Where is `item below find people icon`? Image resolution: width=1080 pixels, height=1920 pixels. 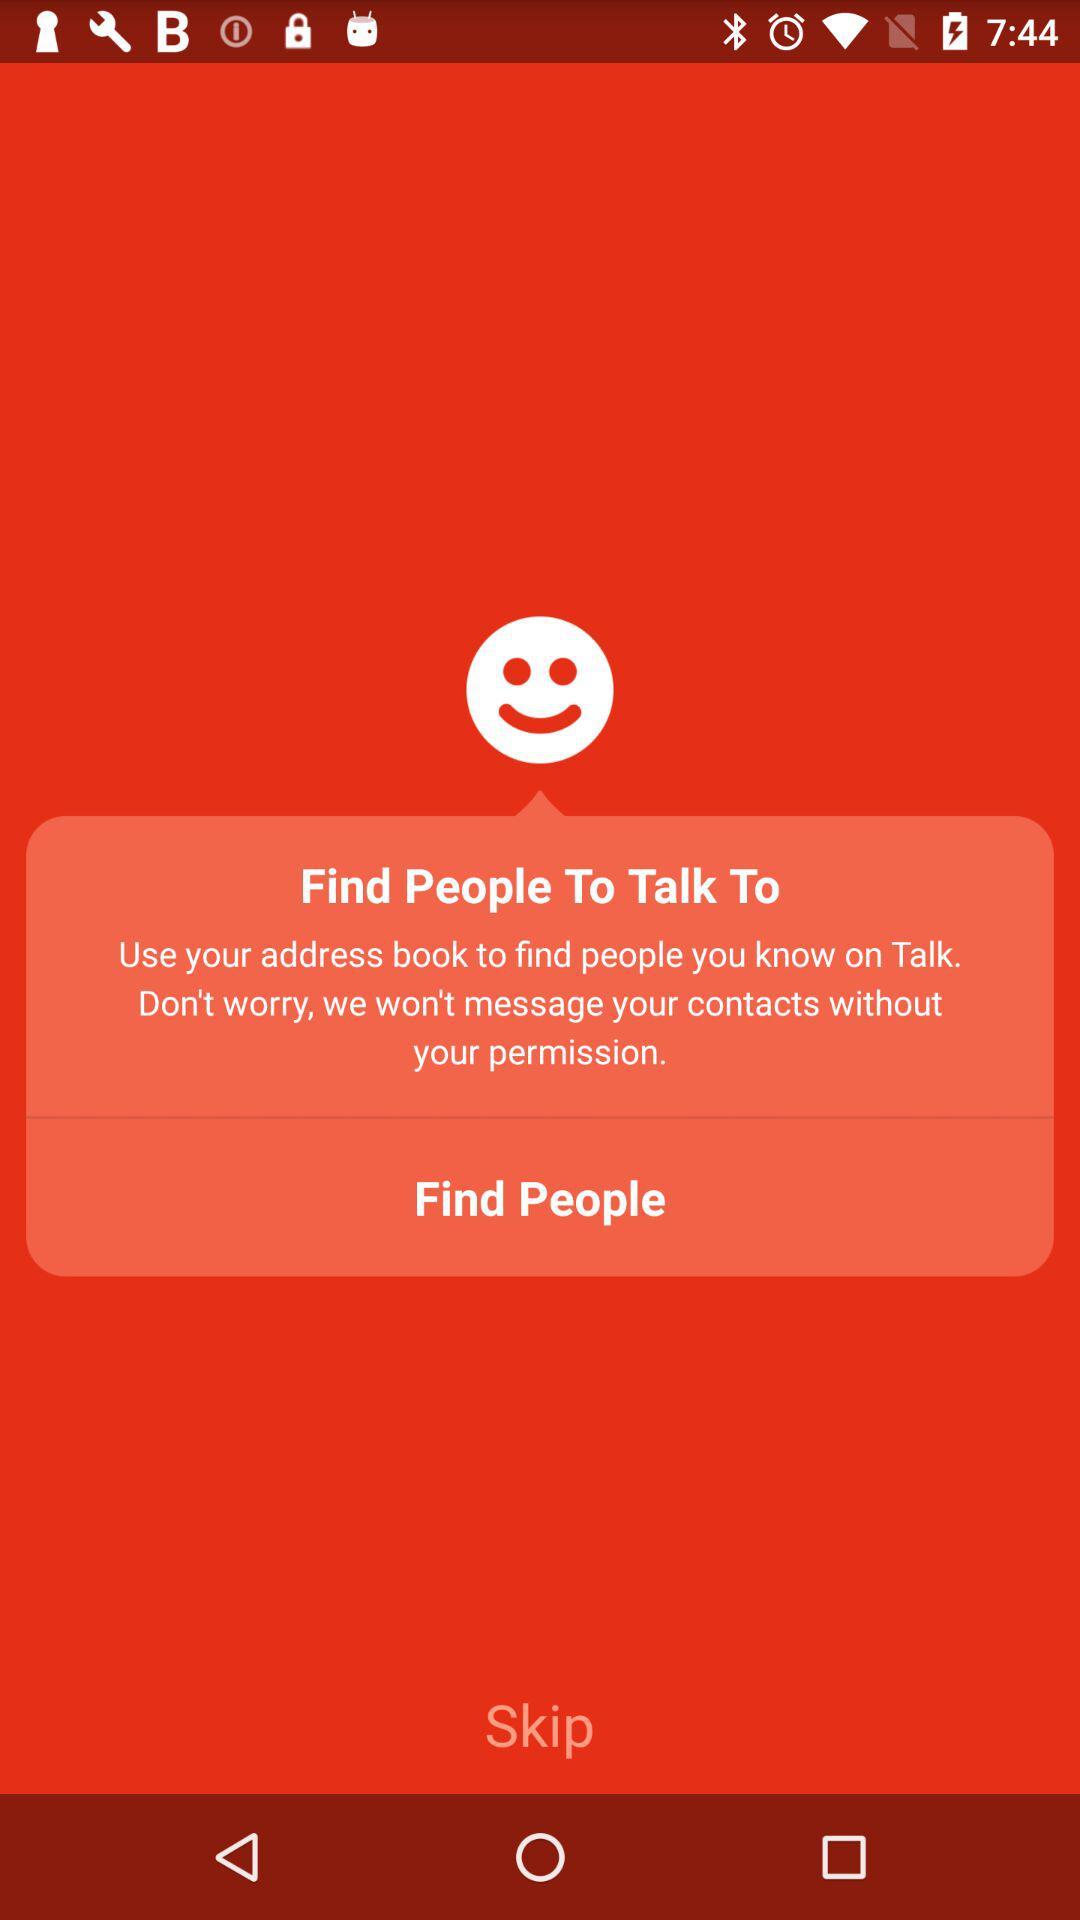
item below find people icon is located at coordinates (538, 1722).